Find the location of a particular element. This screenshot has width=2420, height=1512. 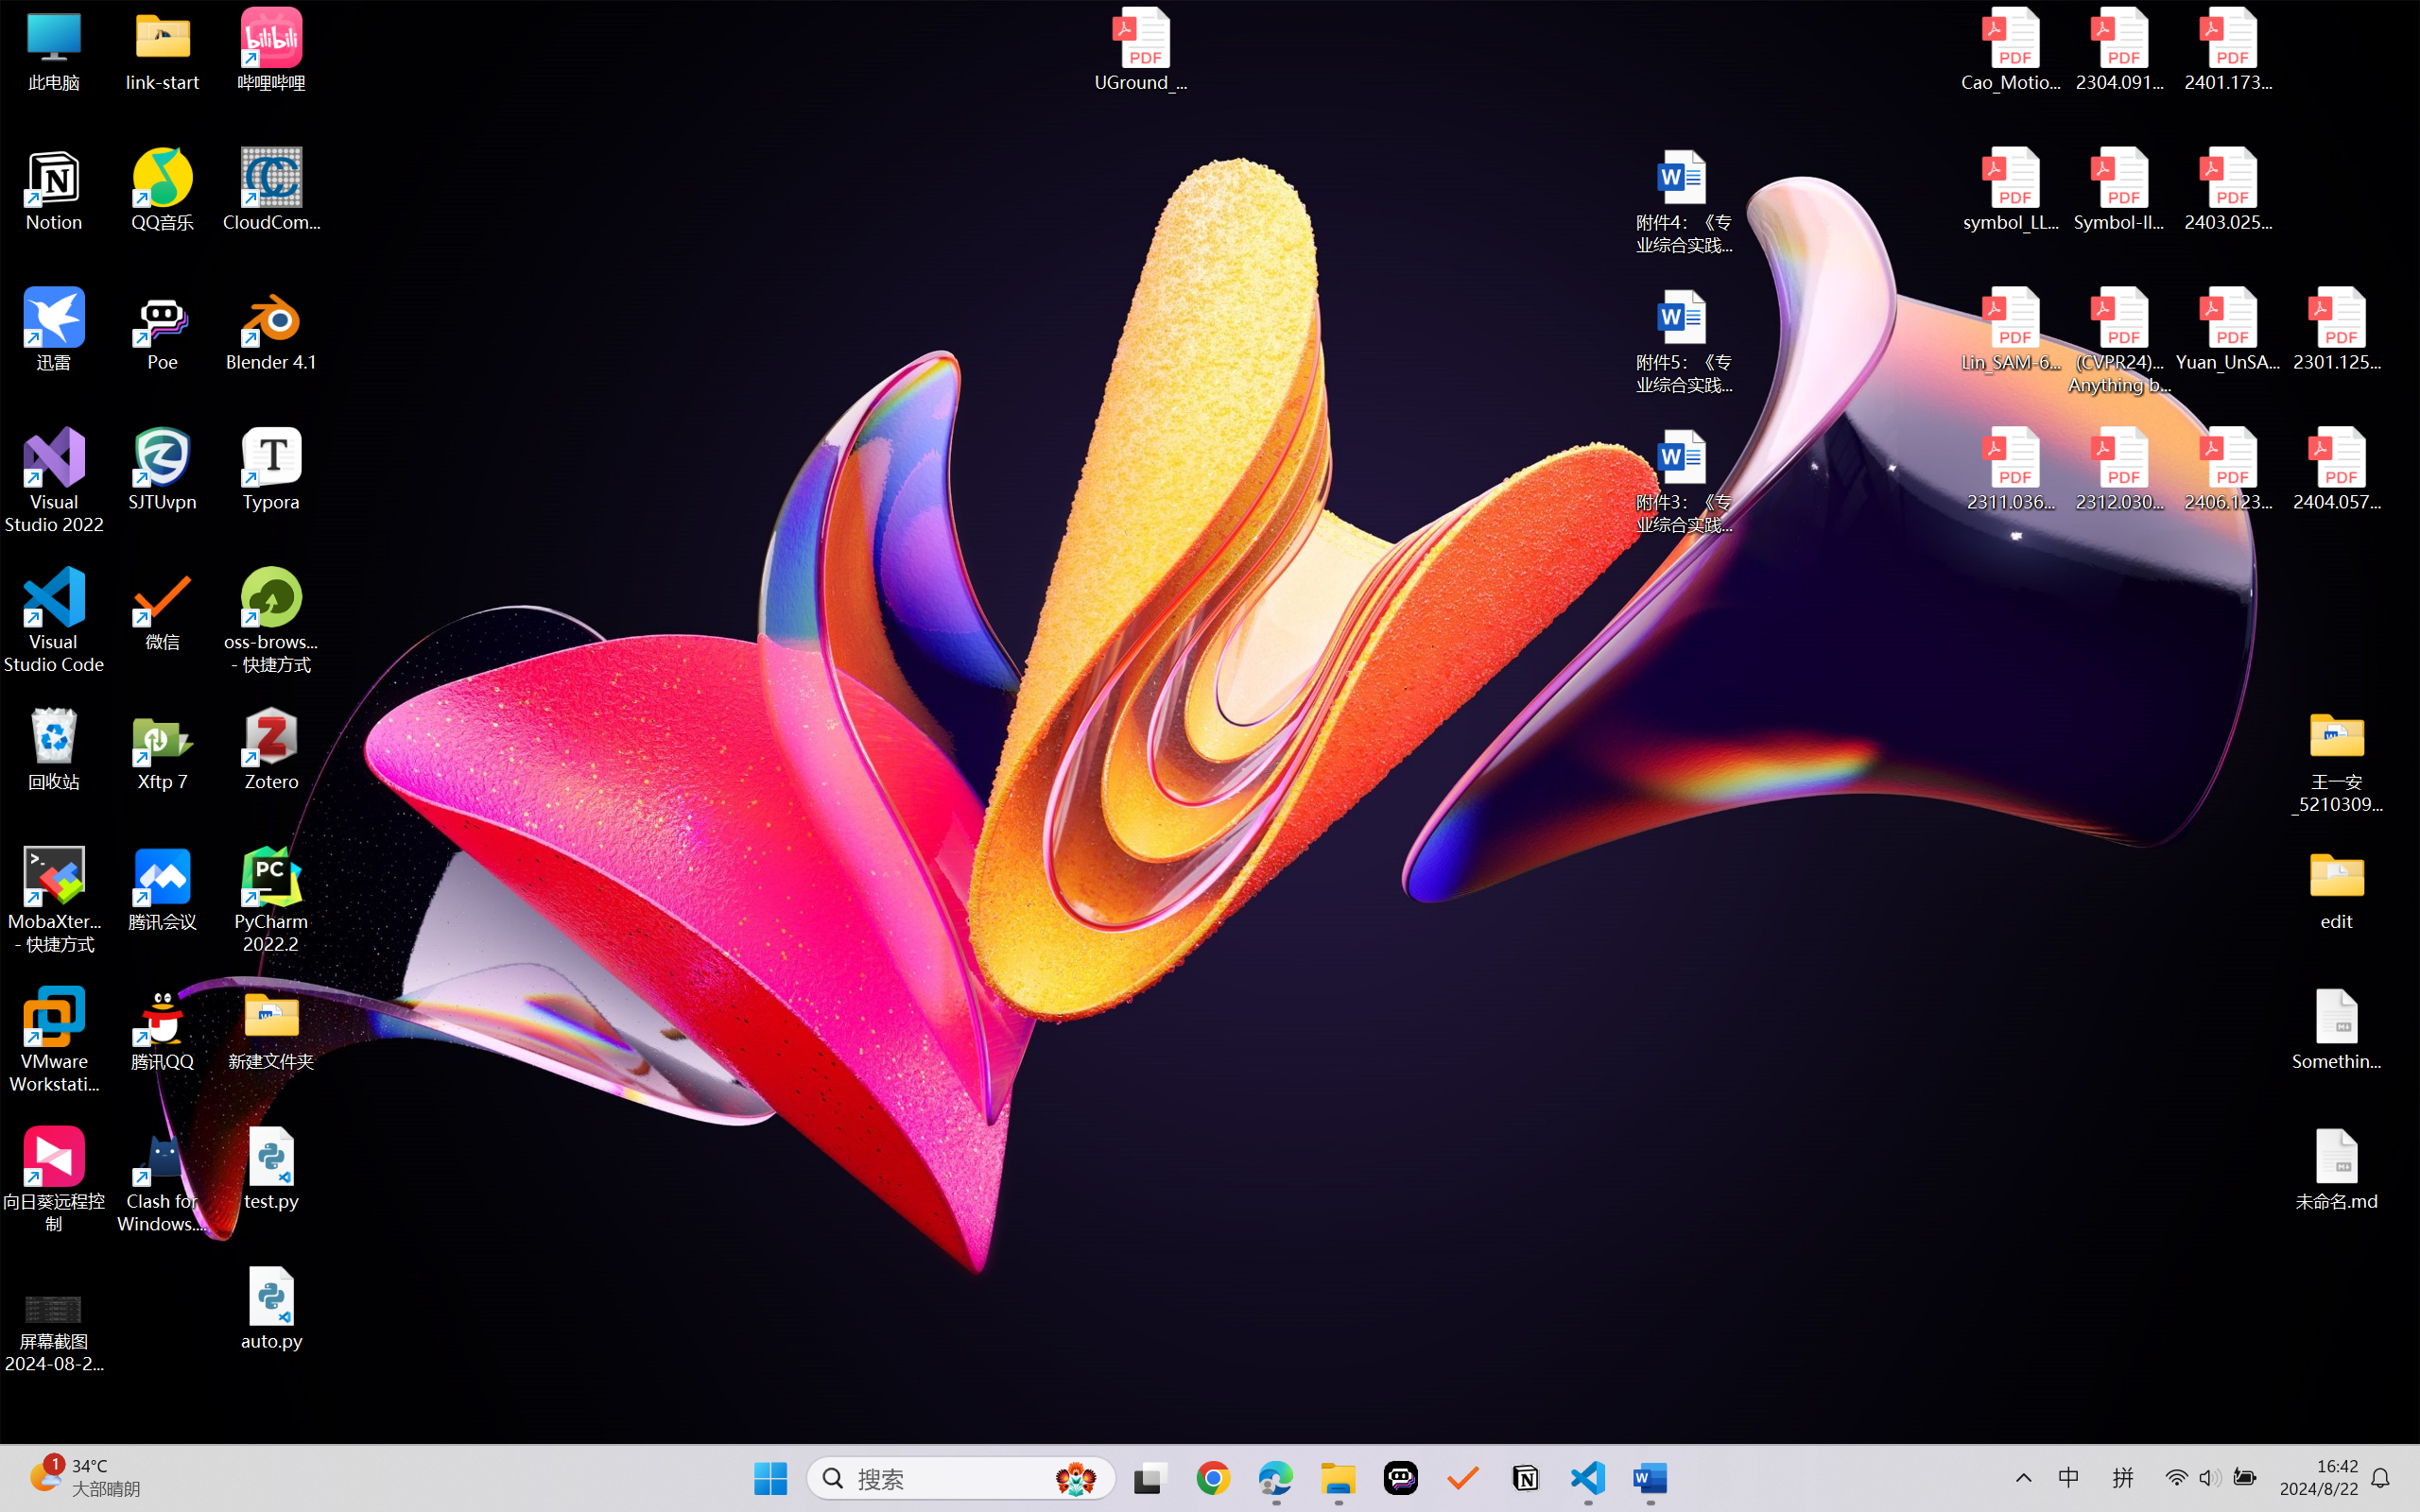

'SJTUvpn' is located at coordinates (163, 469).